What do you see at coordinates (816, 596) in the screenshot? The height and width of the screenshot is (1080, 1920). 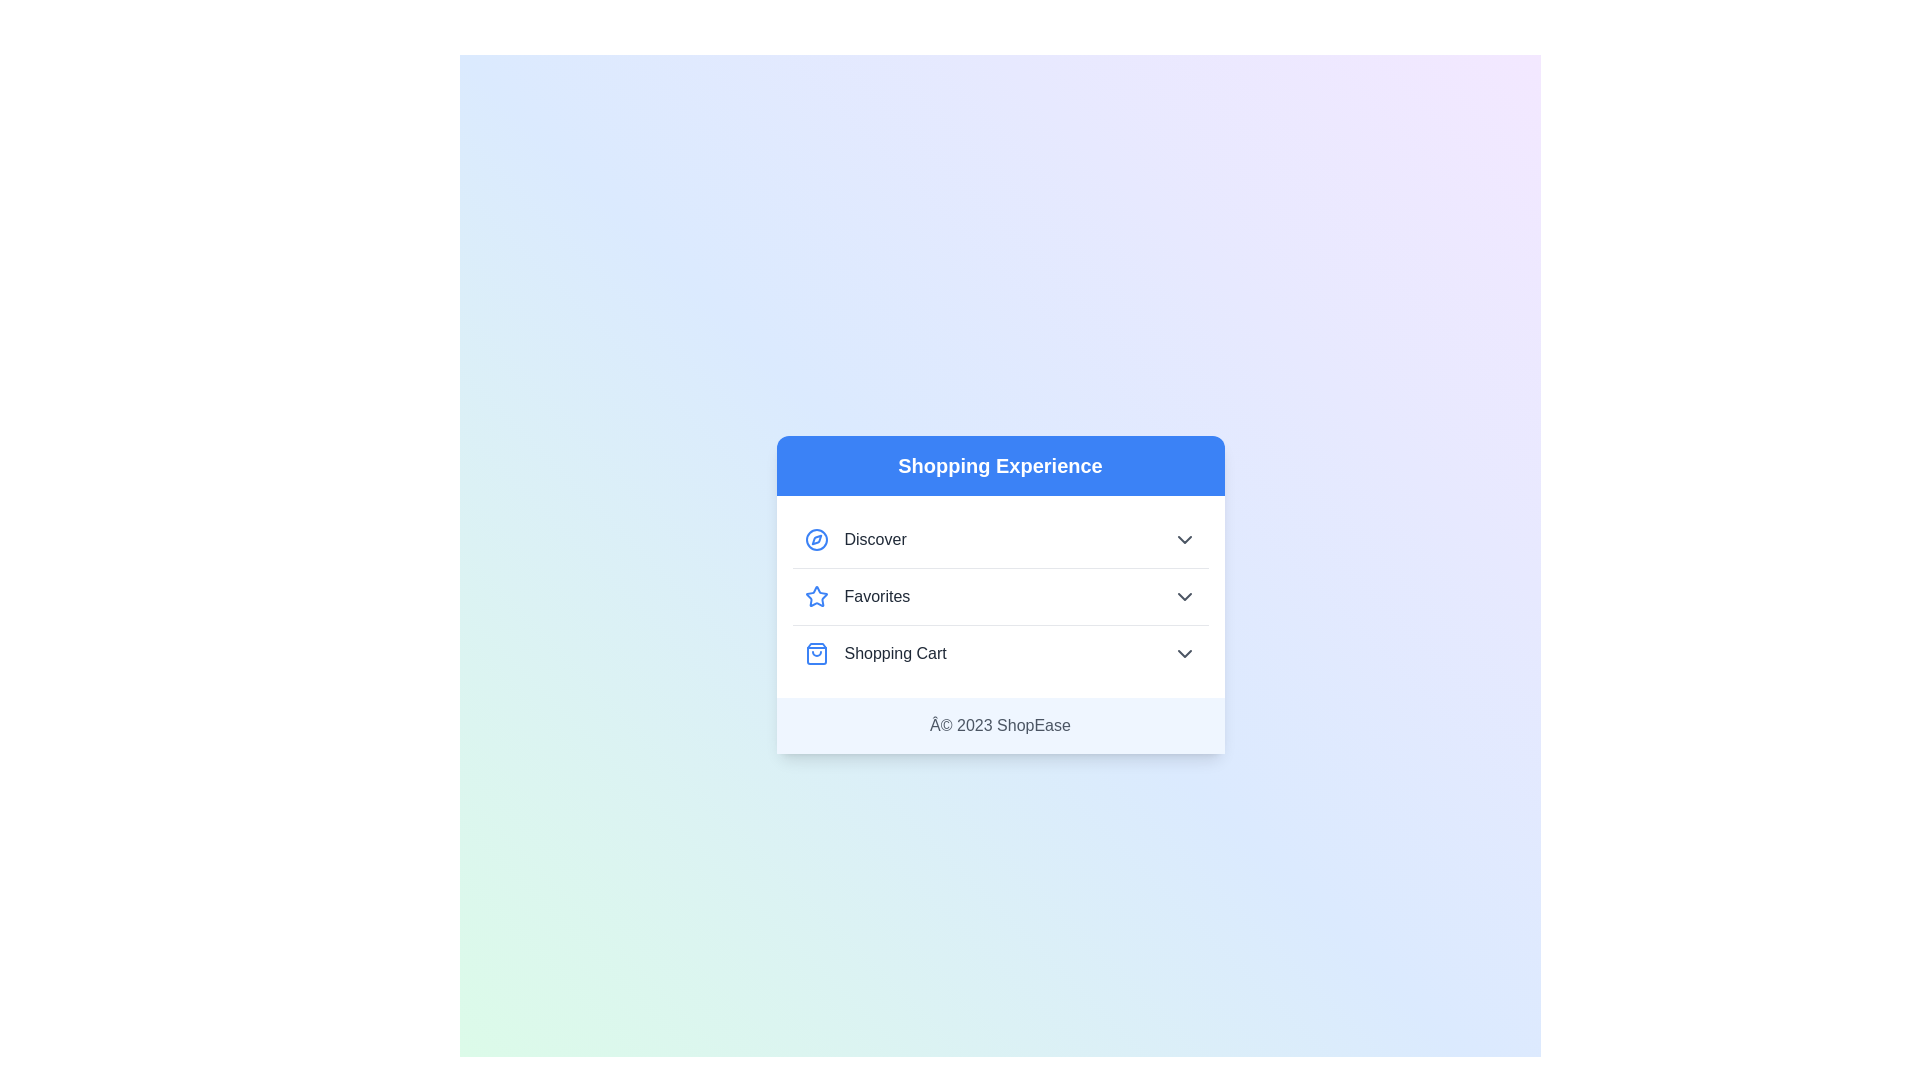 I see `the icon next to the category Favorites` at bounding box center [816, 596].